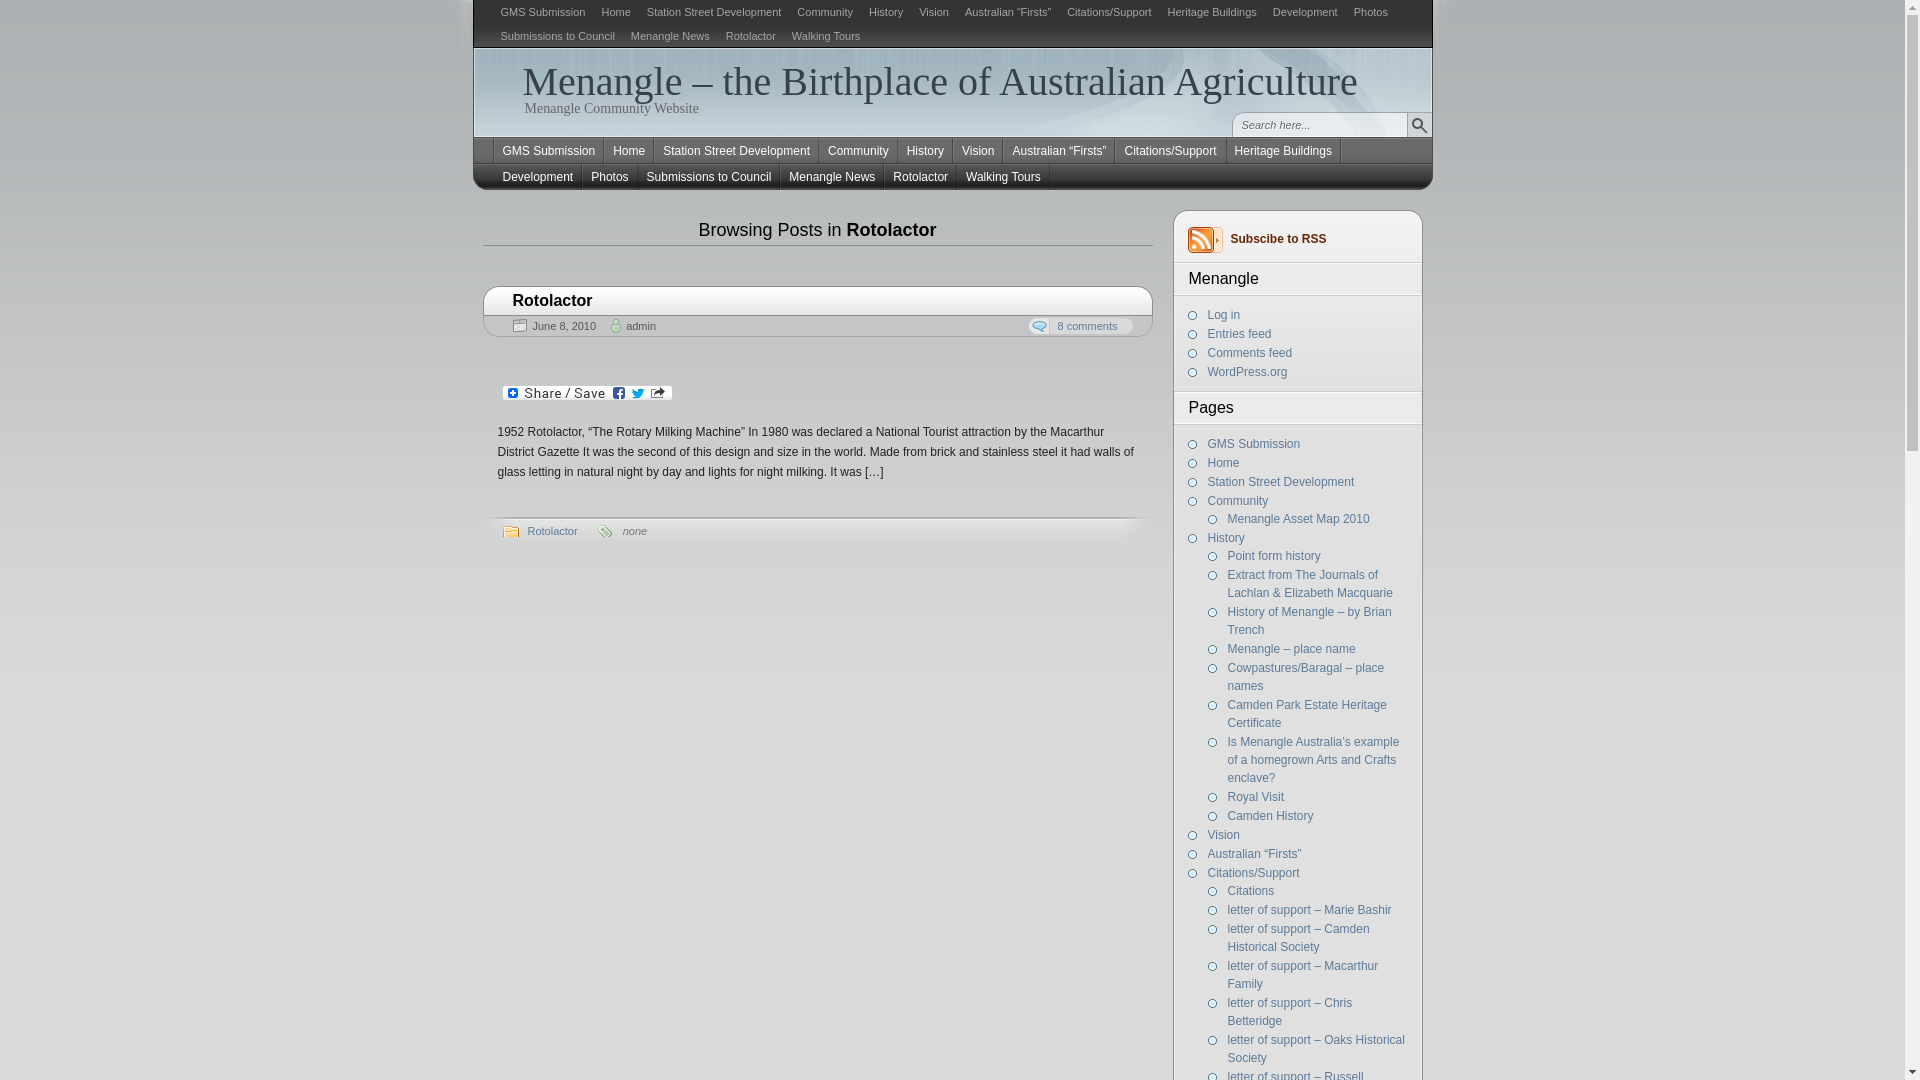 Image resolution: width=1920 pixels, height=1080 pixels. What do you see at coordinates (1270, 816) in the screenshot?
I see `'Camden History'` at bounding box center [1270, 816].